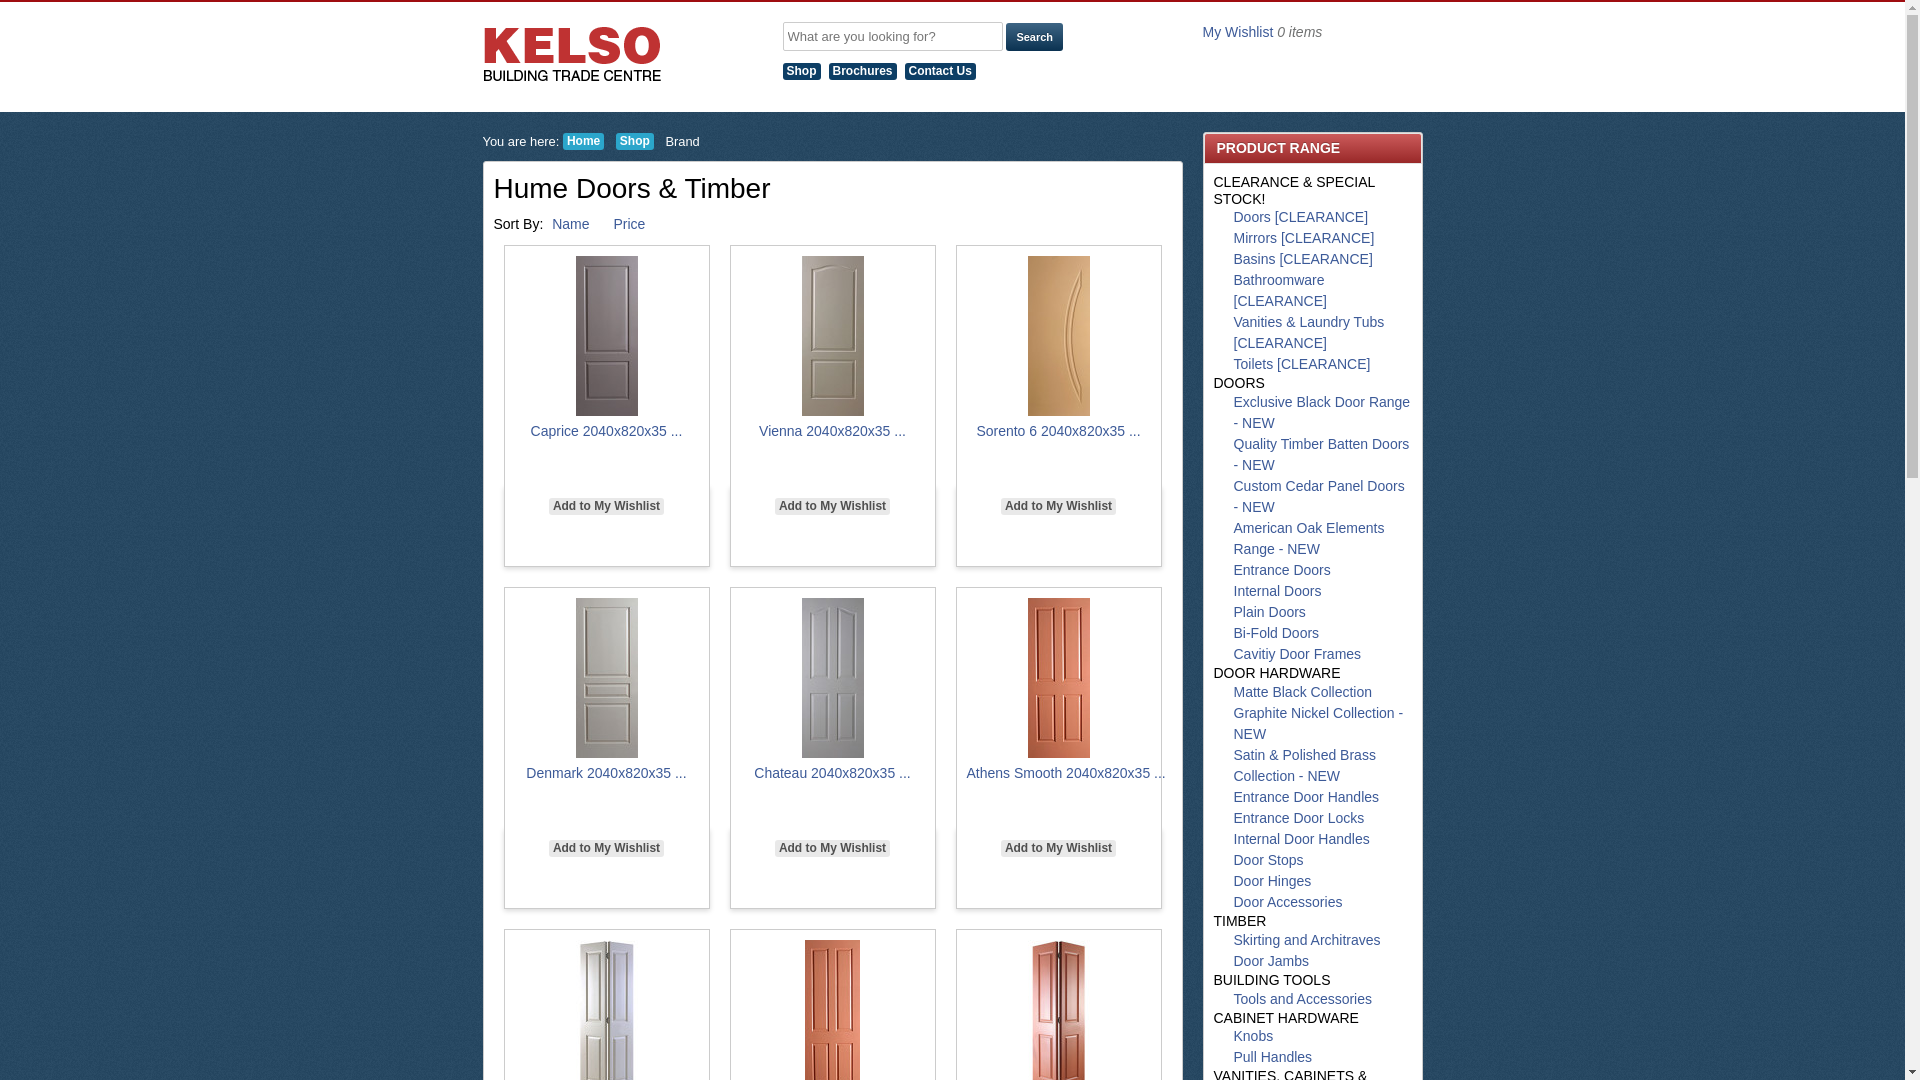 This screenshot has height=1080, width=1920. What do you see at coordinates (1269, 611) in the screenshot?
I see `'Plain Doors'` at bounding box center [1269, 611].